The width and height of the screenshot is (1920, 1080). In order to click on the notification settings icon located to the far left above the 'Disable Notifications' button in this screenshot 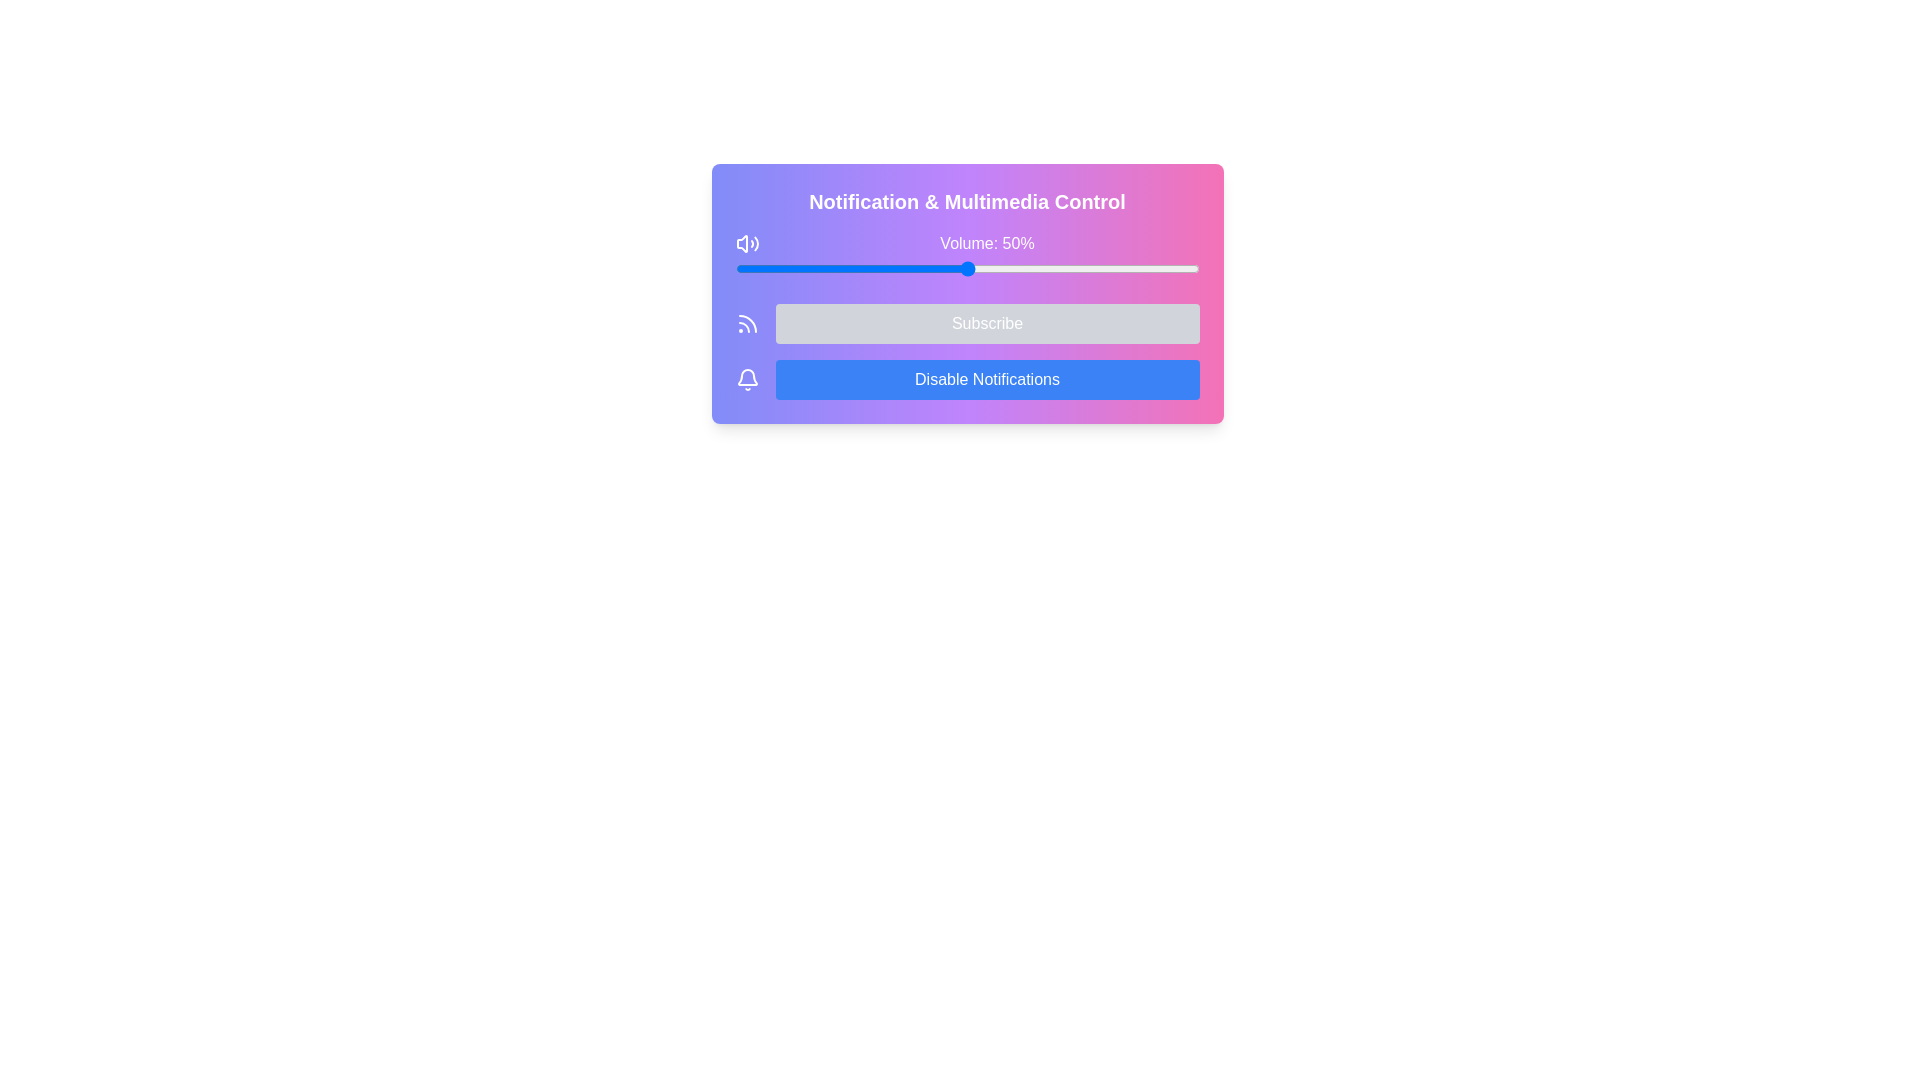, I will do `click(746, 380)`.